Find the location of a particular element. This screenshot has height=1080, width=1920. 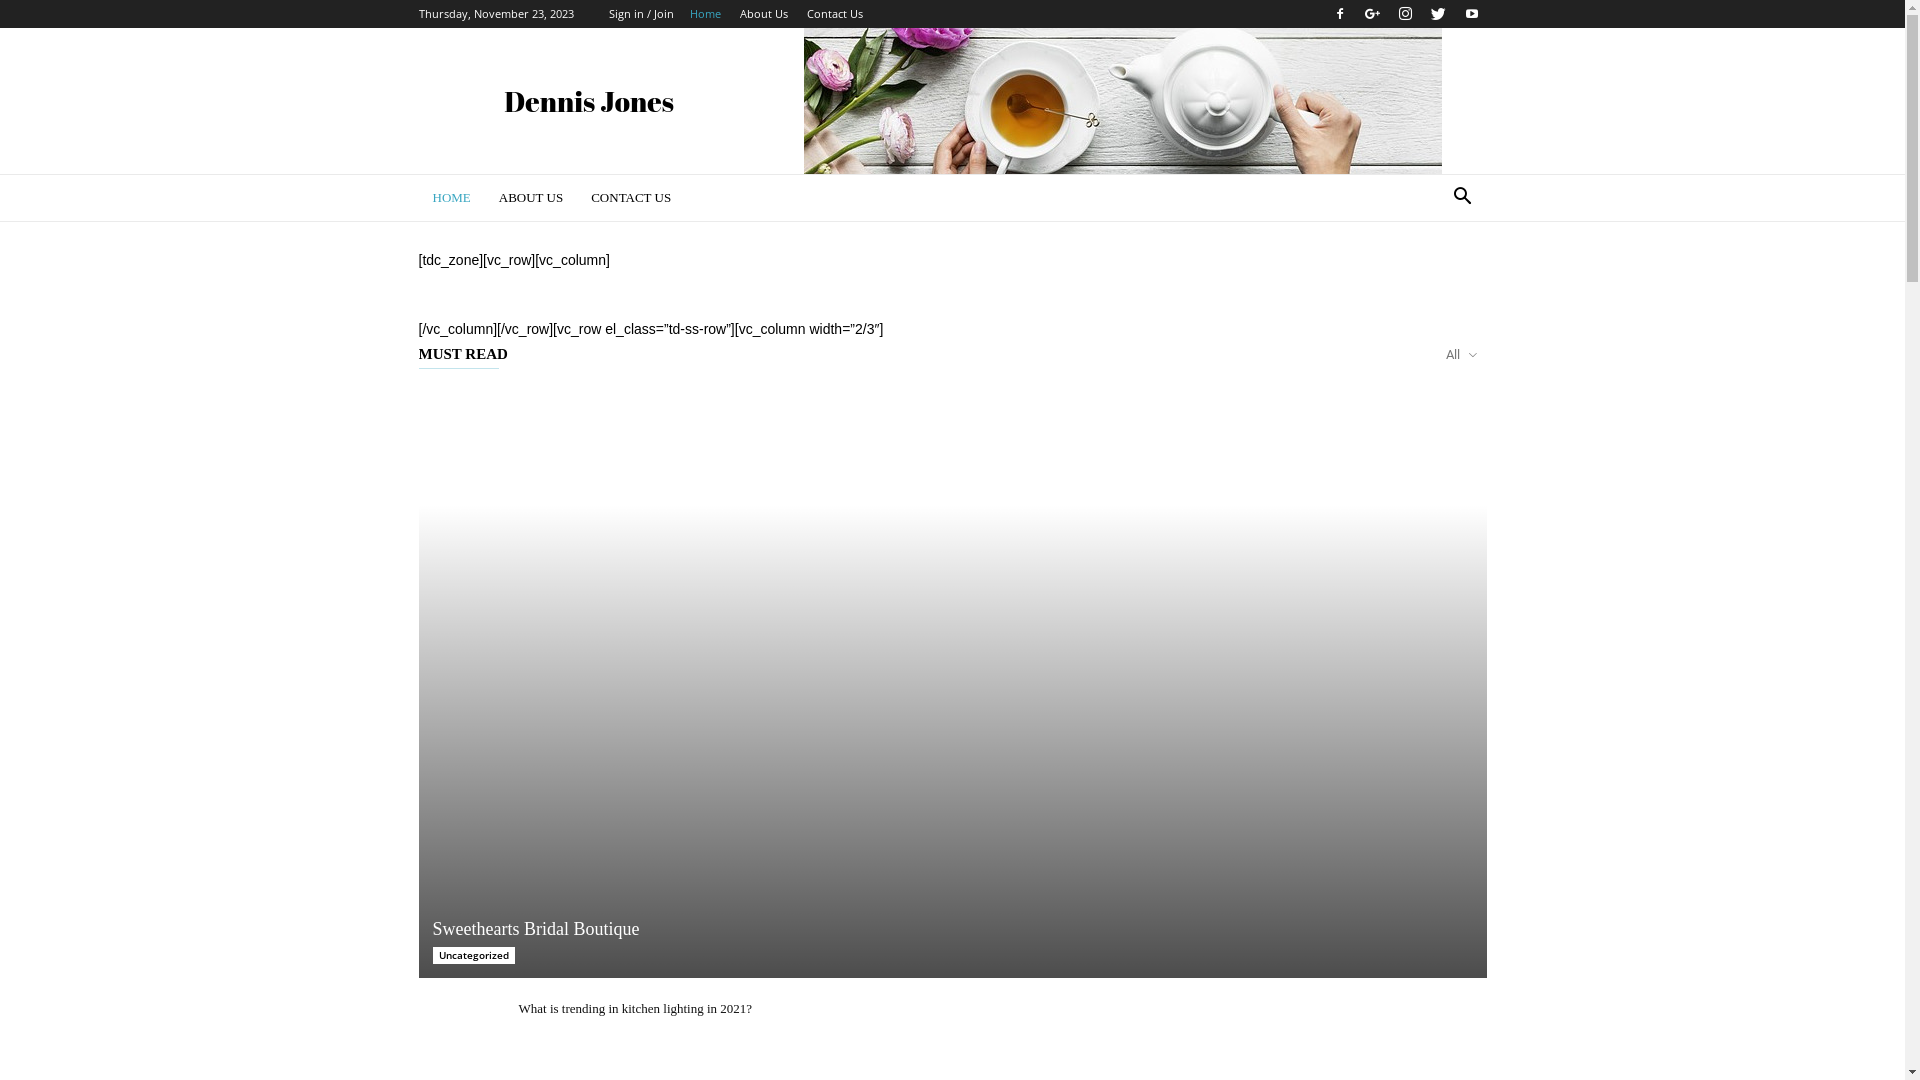

'CONTACT US' is located at coordinates (629, 197).